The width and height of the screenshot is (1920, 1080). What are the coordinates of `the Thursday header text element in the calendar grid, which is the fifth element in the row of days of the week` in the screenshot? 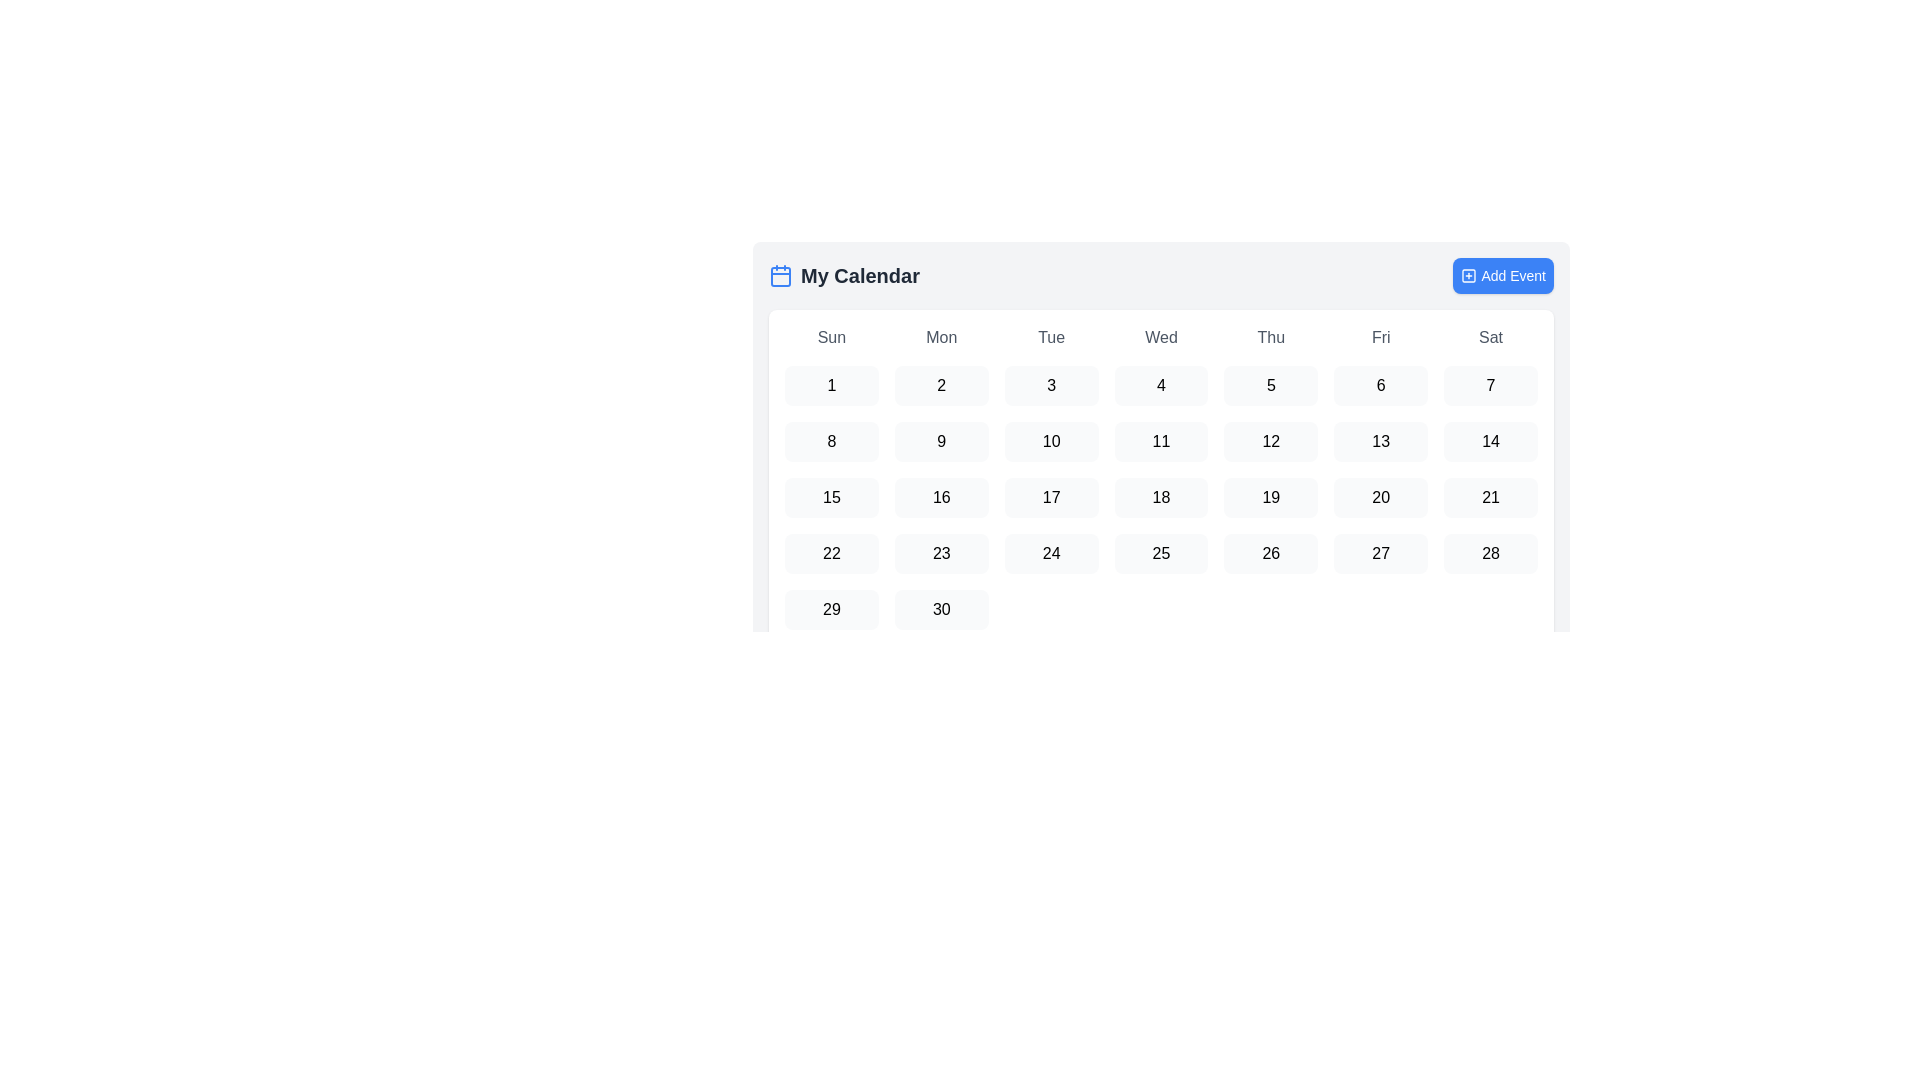 It's located at (1270, 337).